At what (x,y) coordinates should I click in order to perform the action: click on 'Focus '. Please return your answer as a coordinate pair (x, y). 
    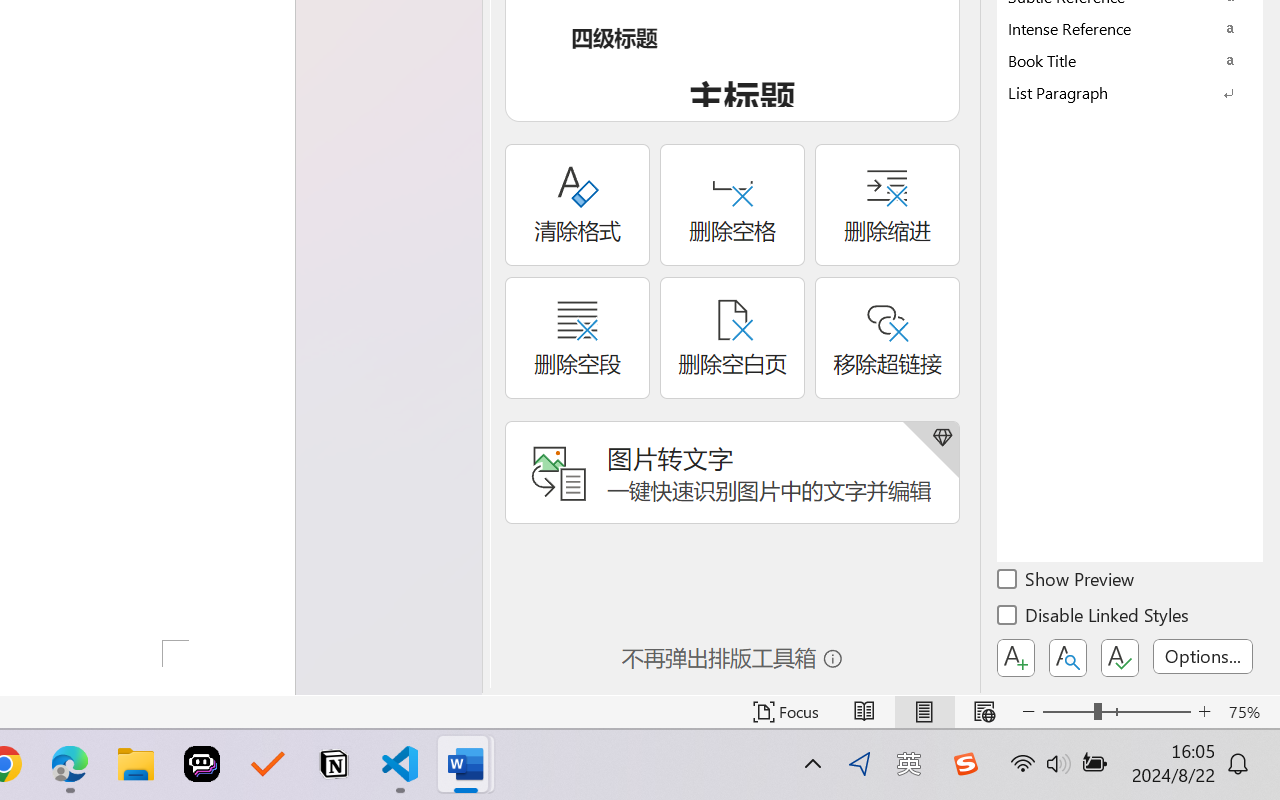
    Looking at the image, I should click on (785, 711).